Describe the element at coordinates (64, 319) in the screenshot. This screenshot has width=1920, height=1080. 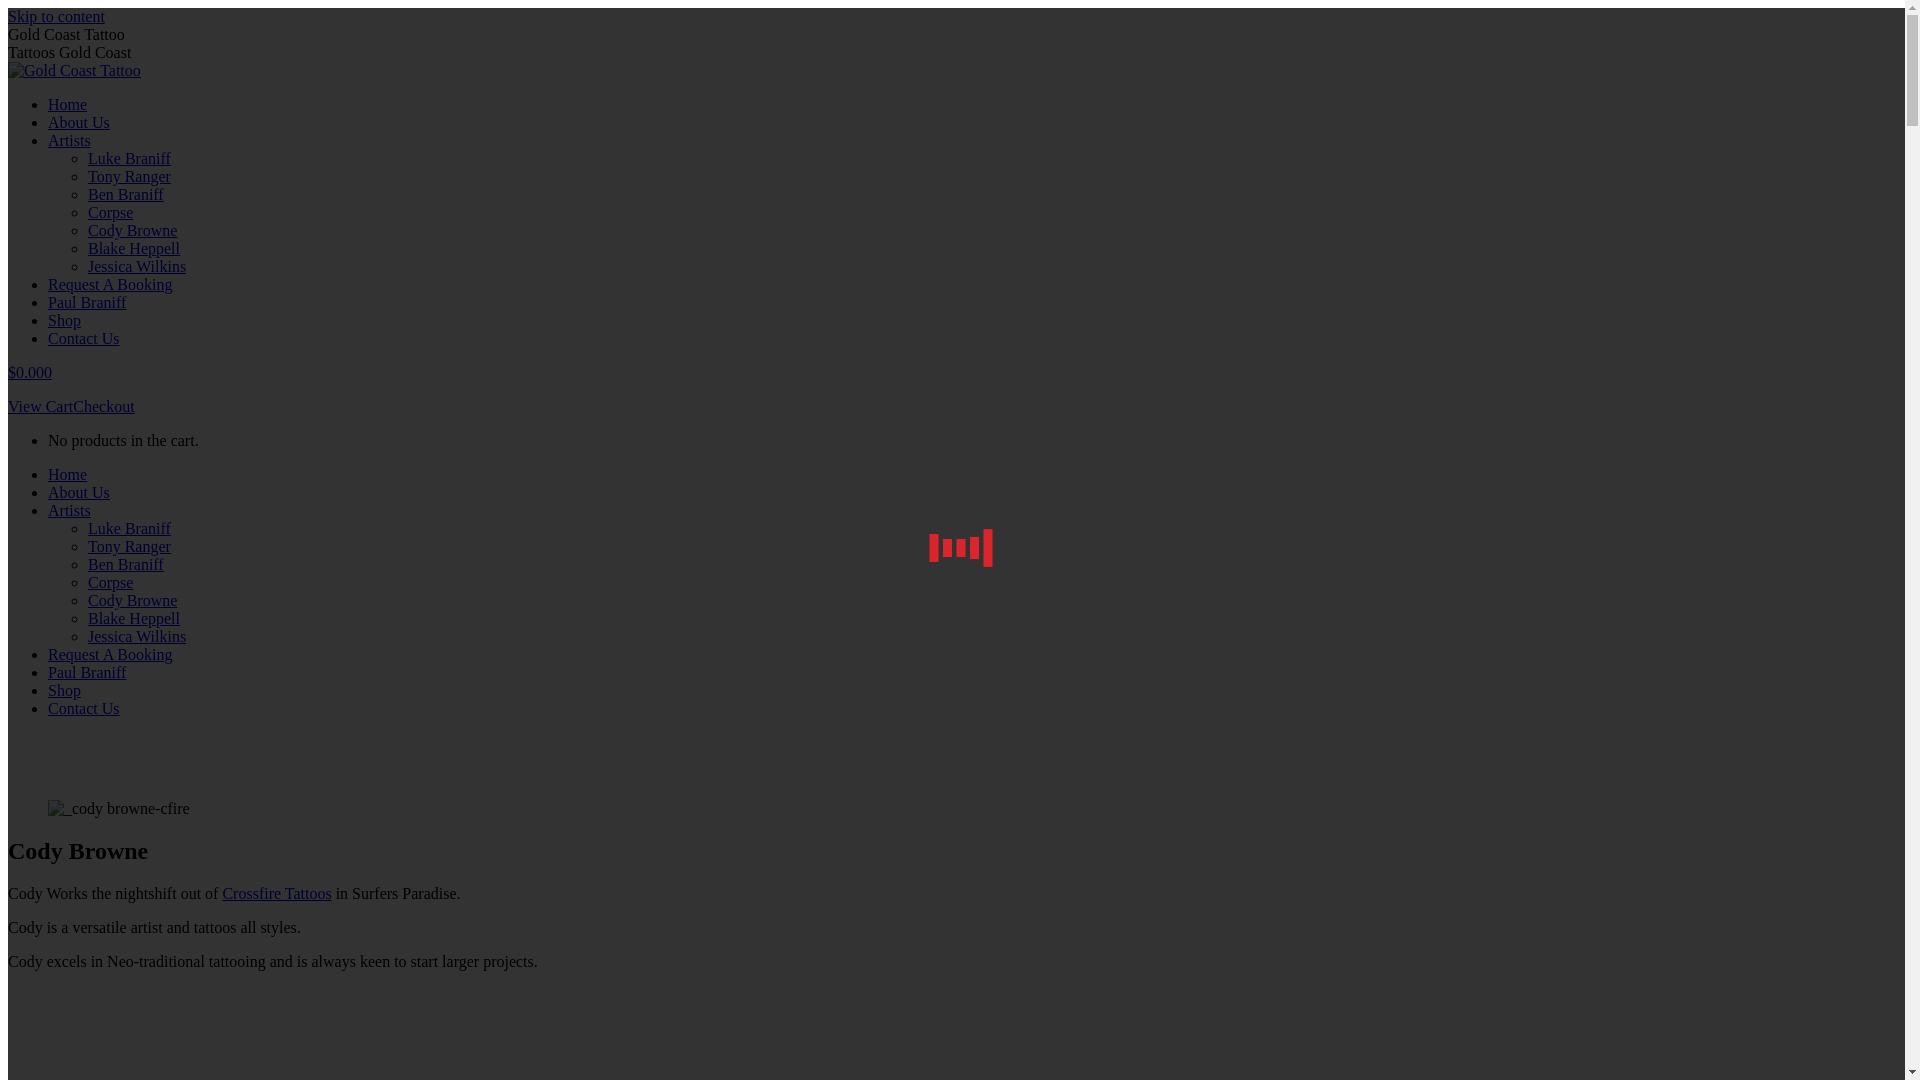
I see `'Shop'` at that location.